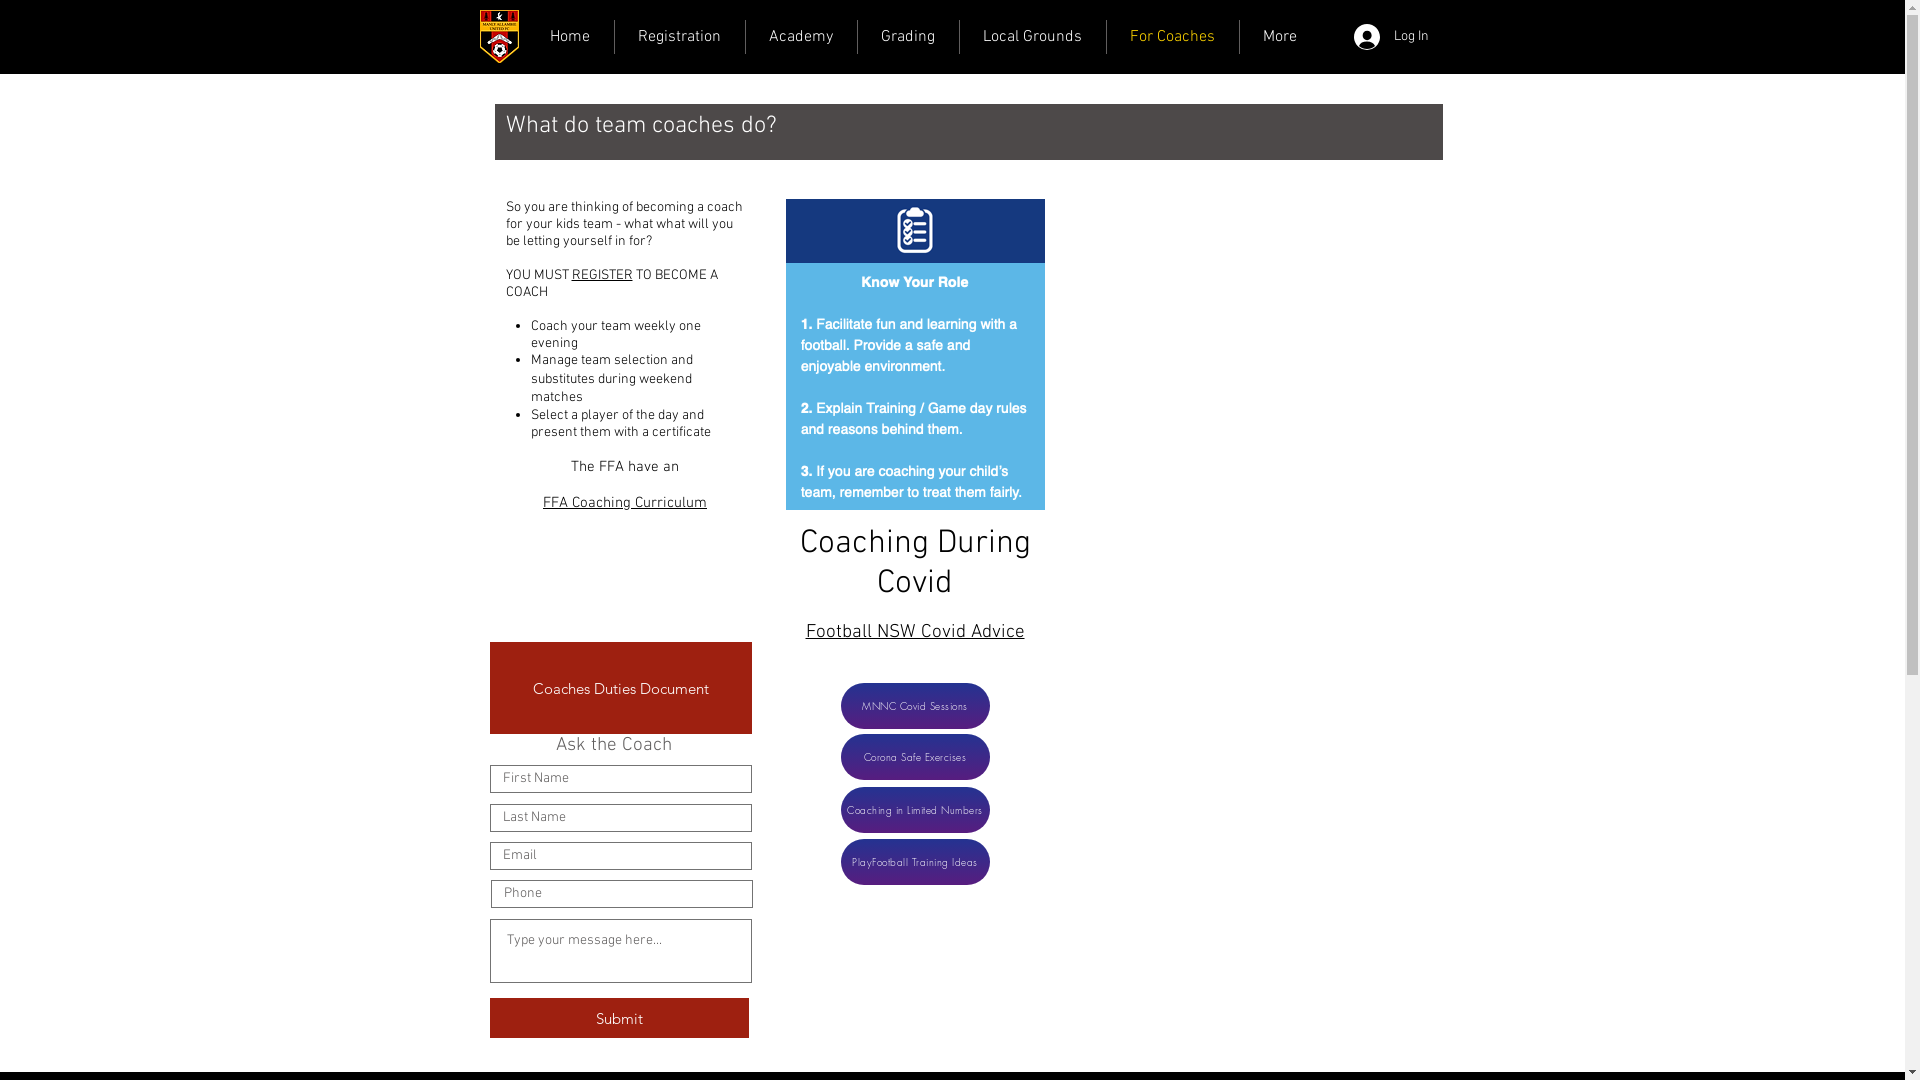  What do you see at coordinates (618, 1018) in the screenshot?
I see `'Submit'` at bounding box center [618, 1018].